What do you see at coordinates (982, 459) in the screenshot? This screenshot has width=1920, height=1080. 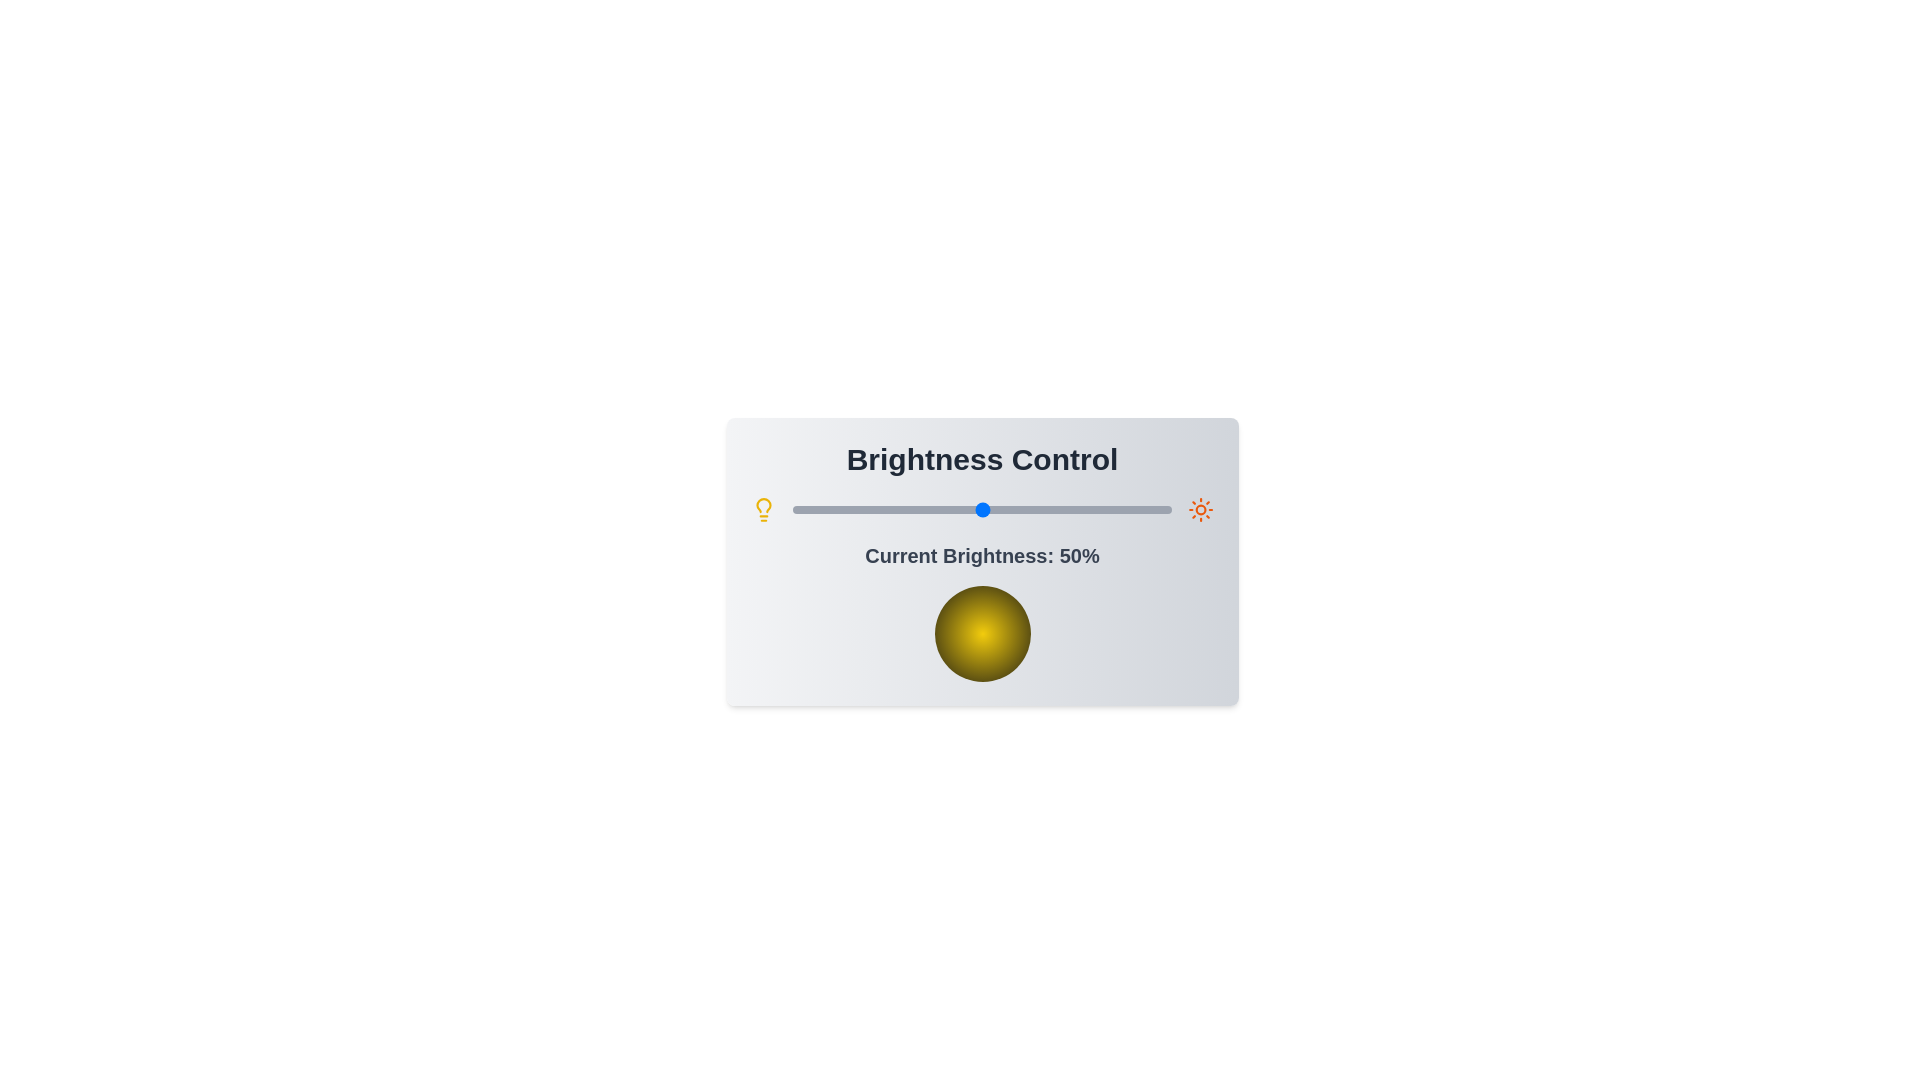 I see `the 'Brightness Control' title text` at bounding box center [982, 459].